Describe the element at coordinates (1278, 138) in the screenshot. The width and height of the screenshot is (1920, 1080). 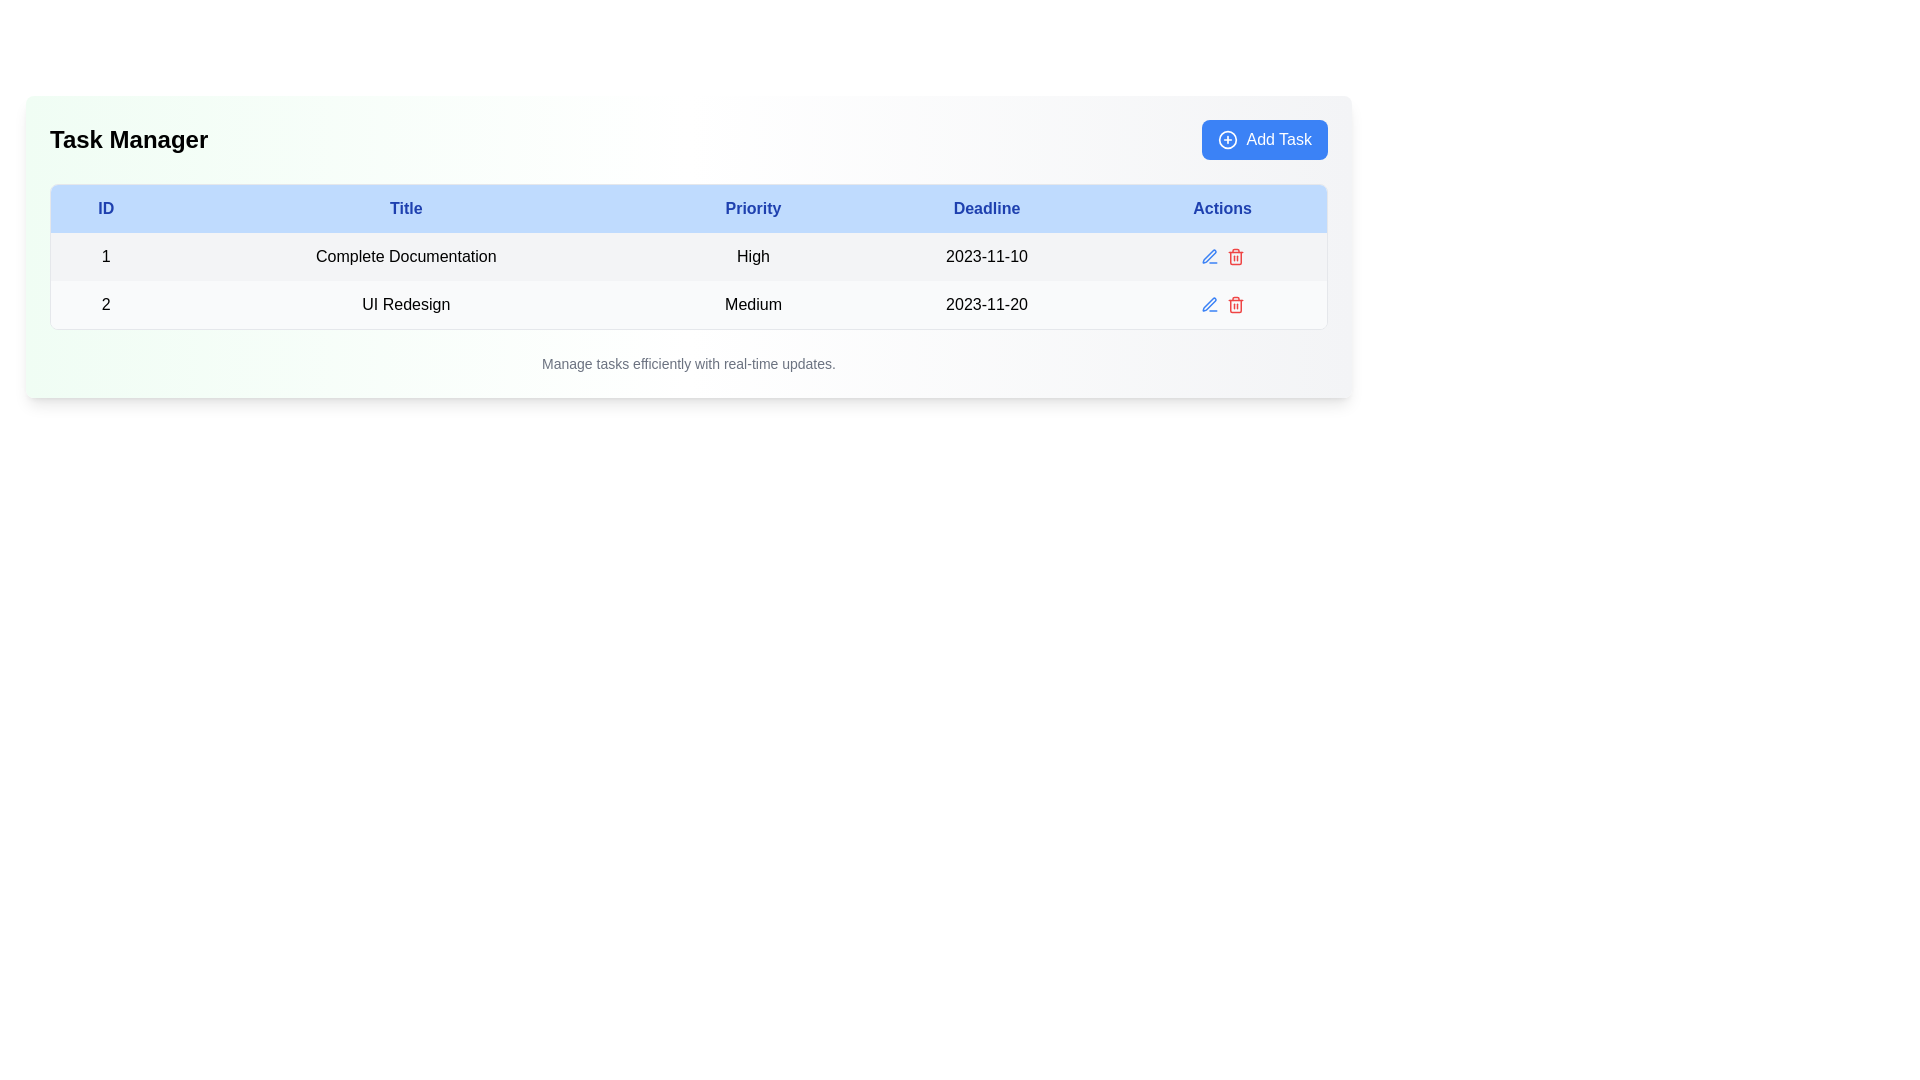
I see `the text 'Add Task' which is styled with a white font on a blue button located in the top-right corner of the task manager interface` at that location.